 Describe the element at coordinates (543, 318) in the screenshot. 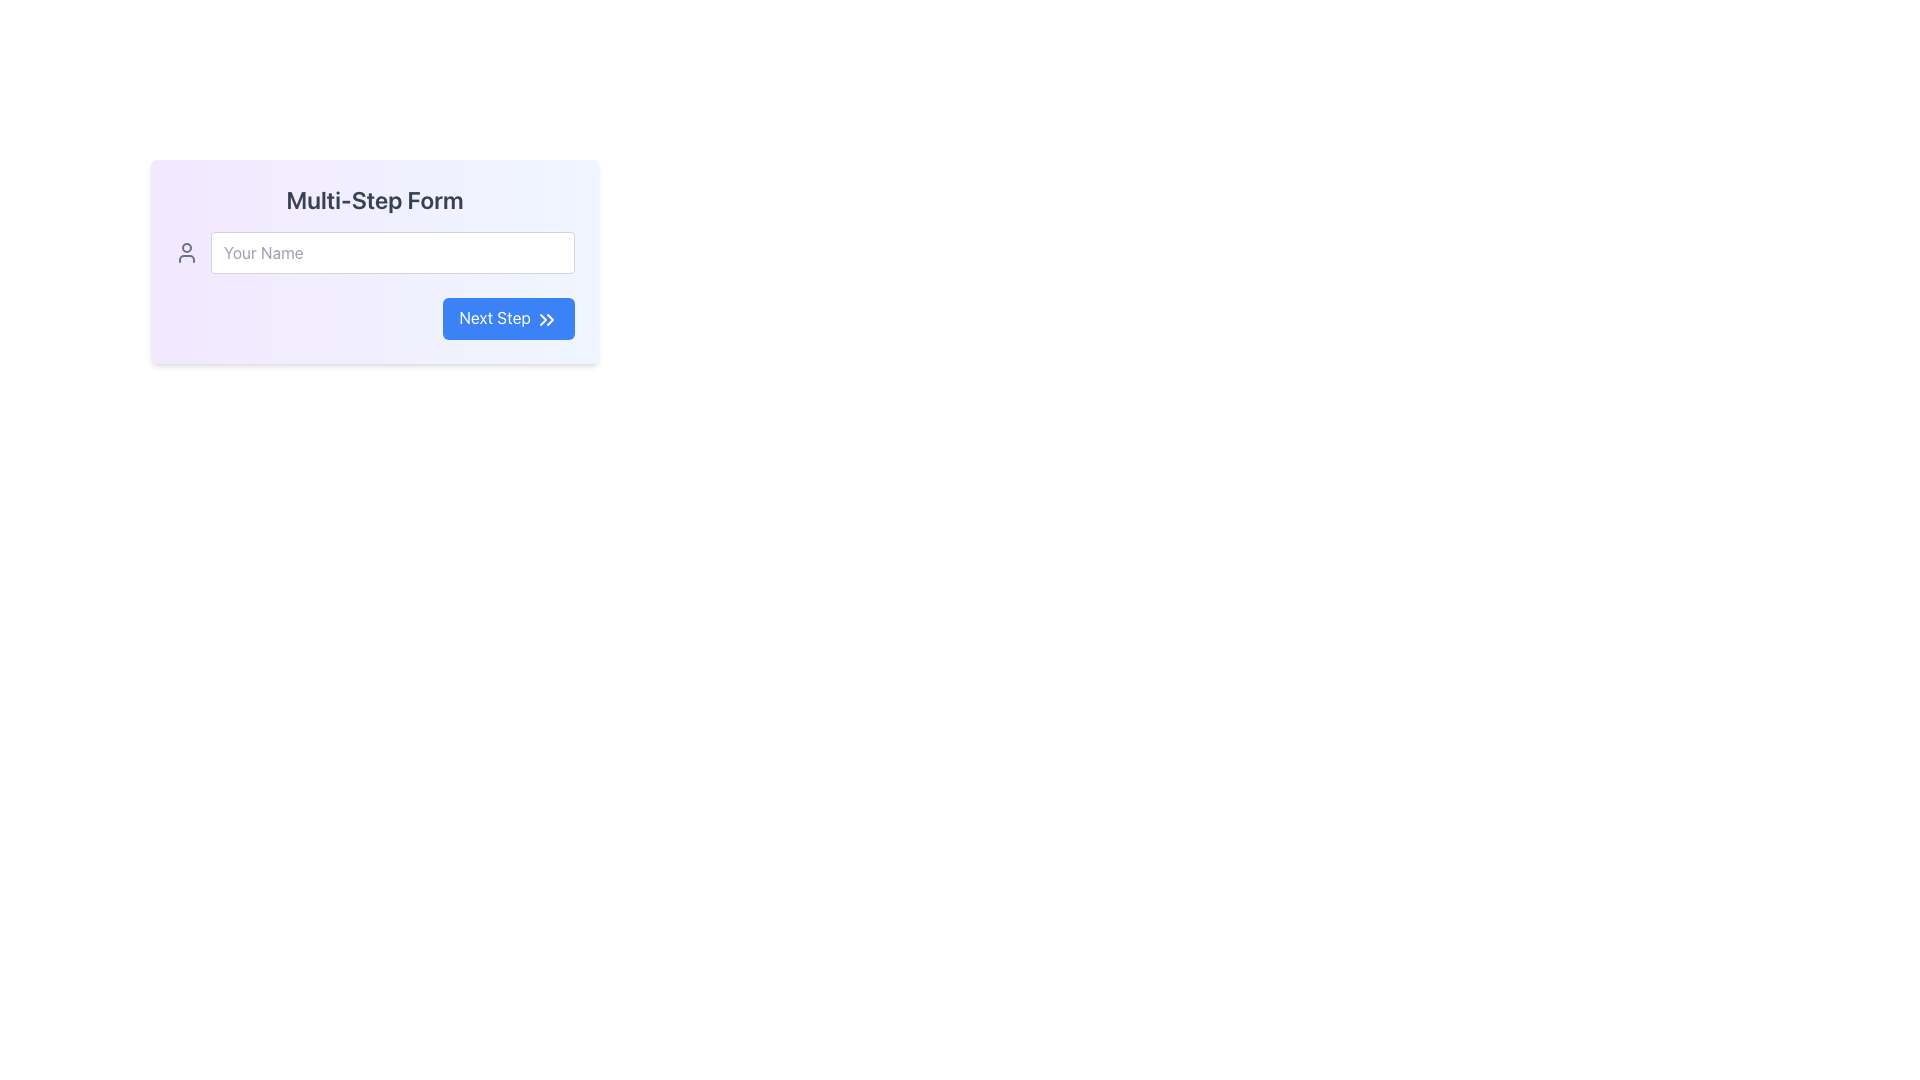

I see `the left-pointing chevron arrow icon located within the button to the right of the 'Your Name' text input box, below the 'Multi-Step Form' heading` at that location.